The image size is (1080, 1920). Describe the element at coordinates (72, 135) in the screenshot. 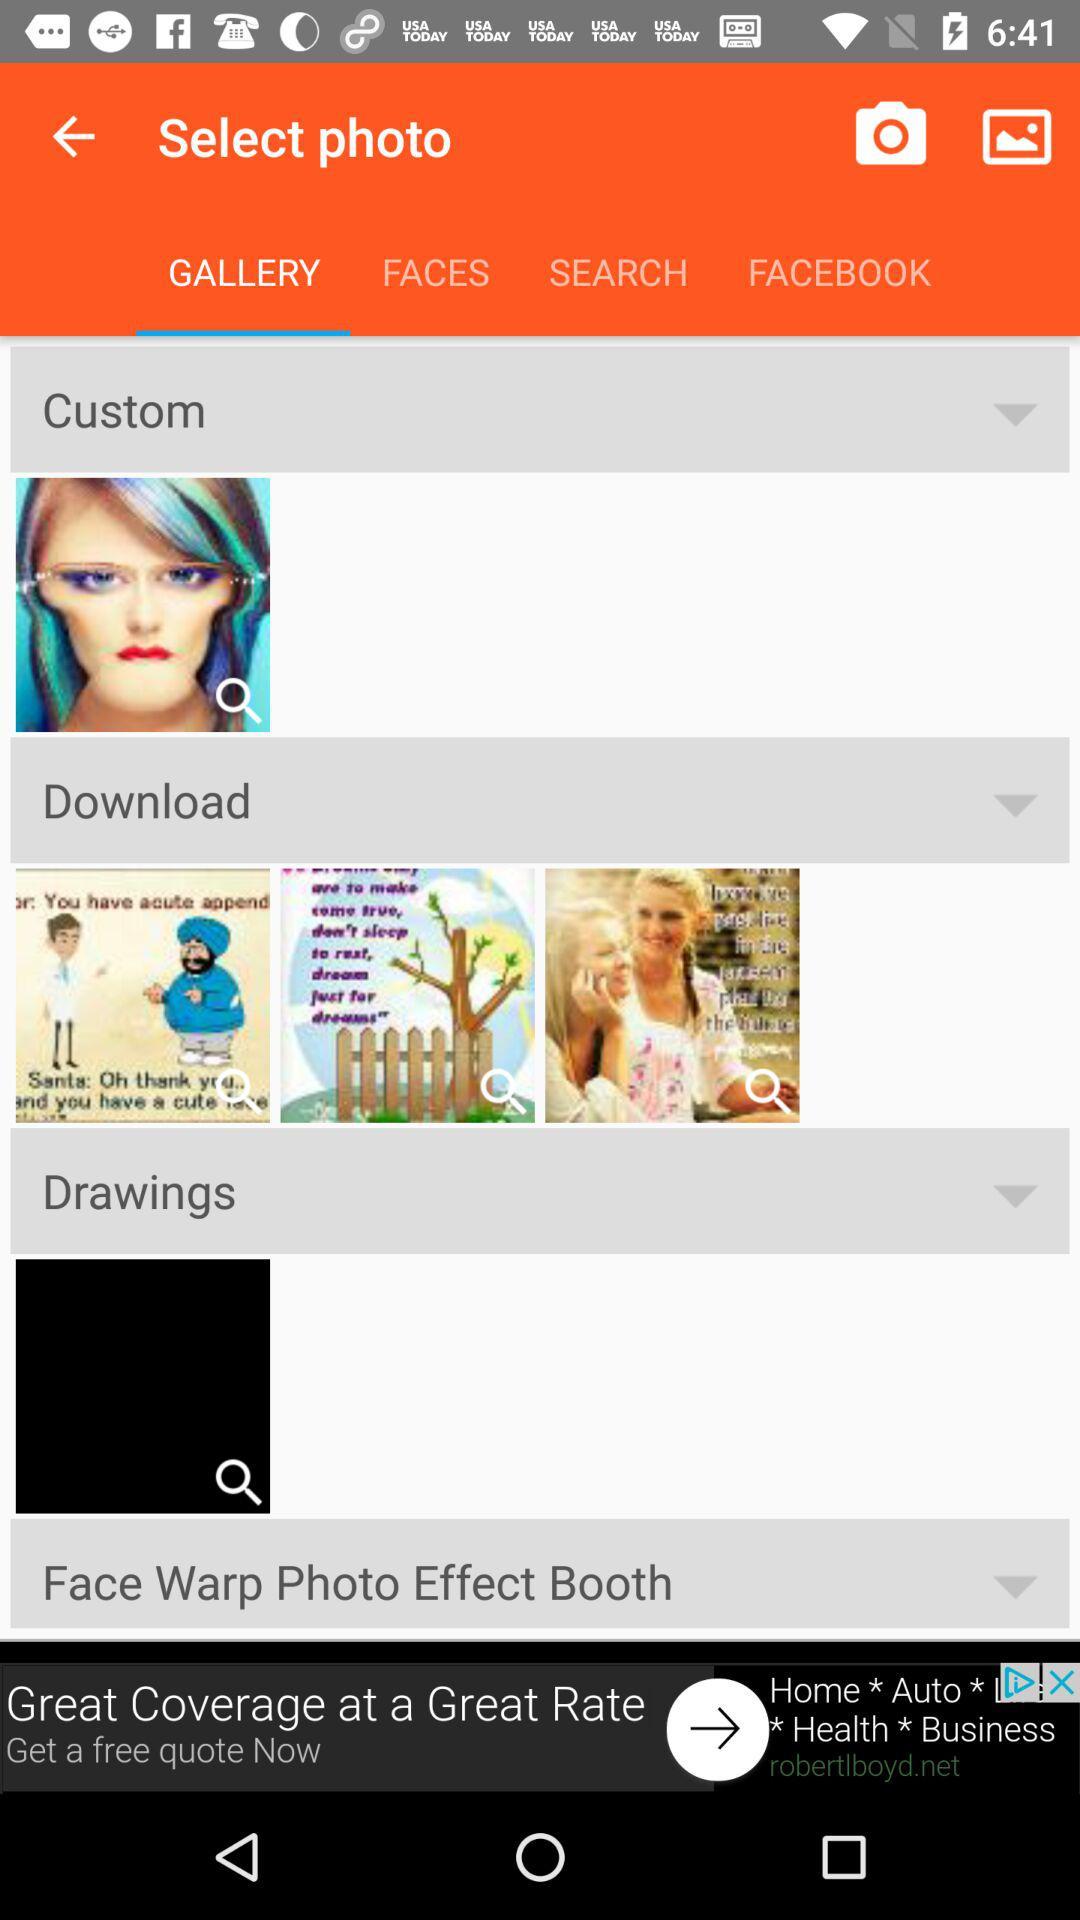

I see `go back` at that location.